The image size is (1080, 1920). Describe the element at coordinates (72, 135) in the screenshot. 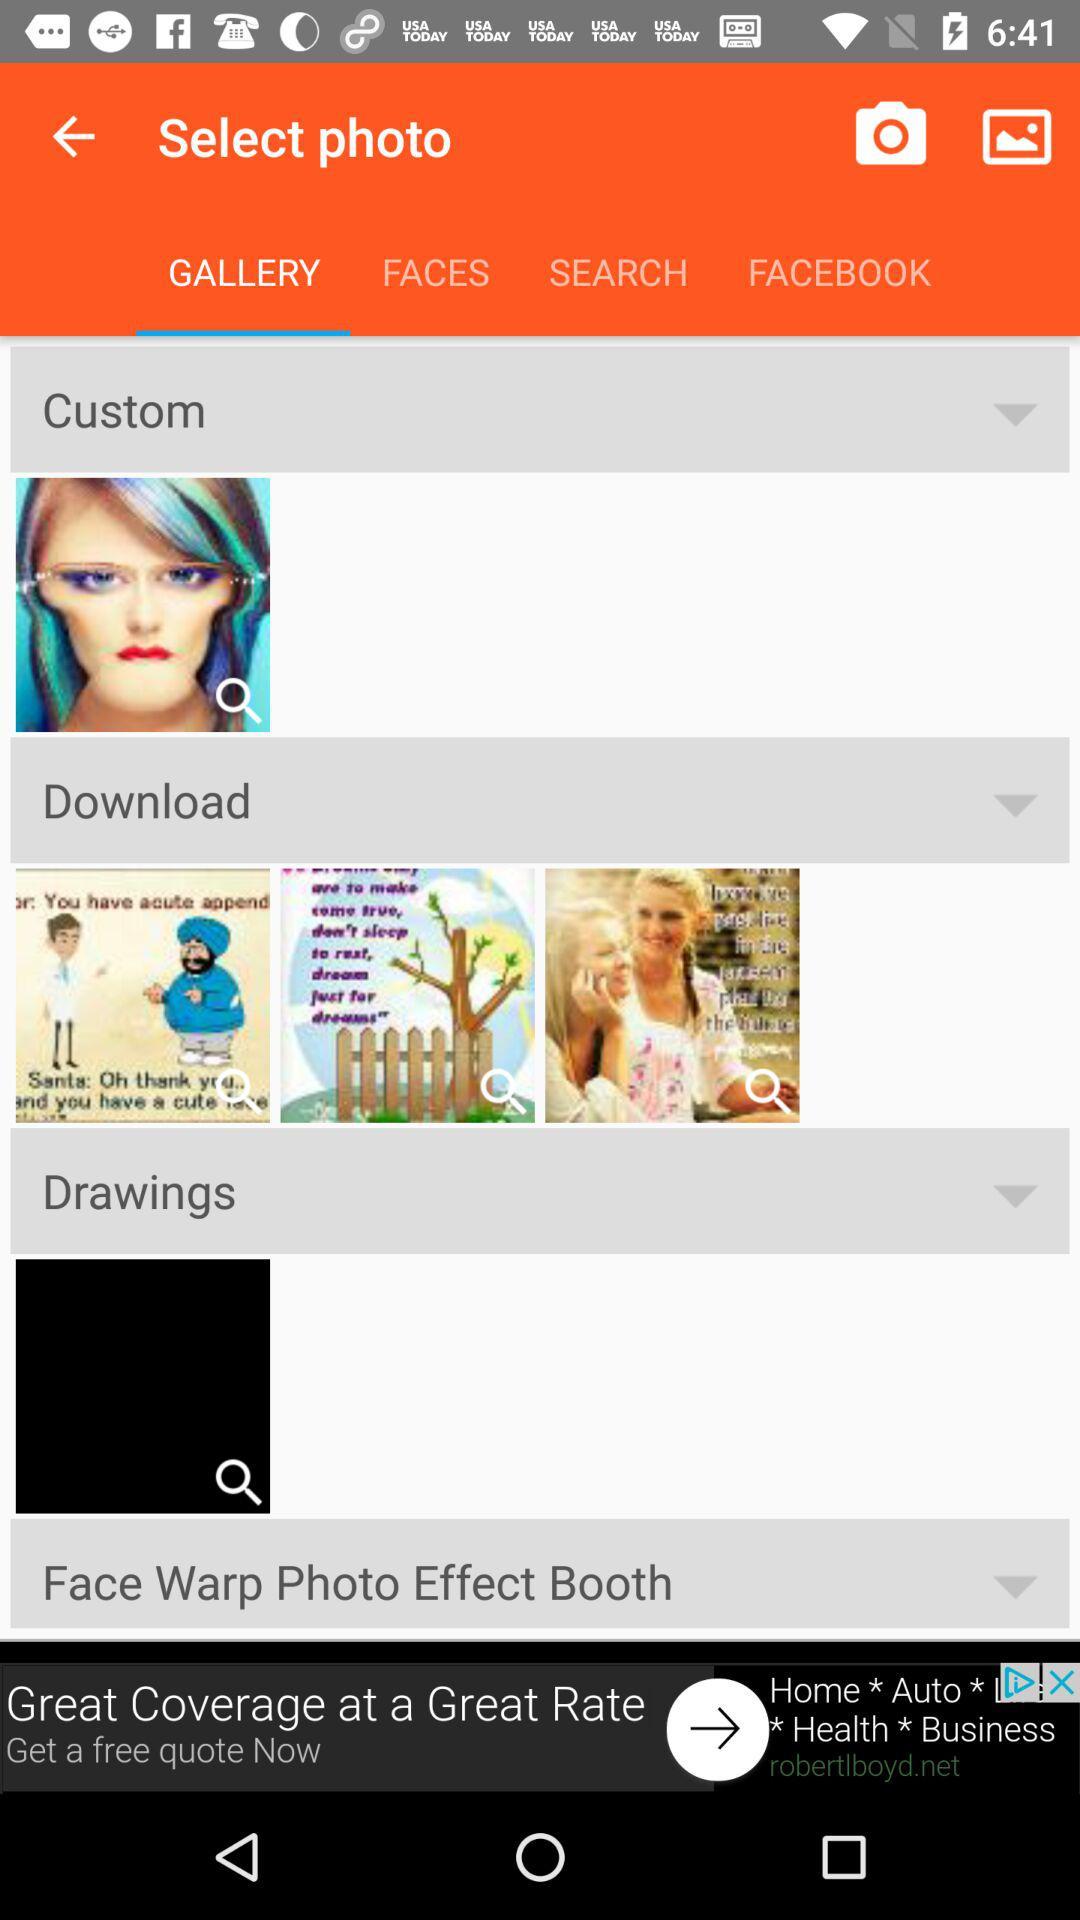

I see `go back` at that location.